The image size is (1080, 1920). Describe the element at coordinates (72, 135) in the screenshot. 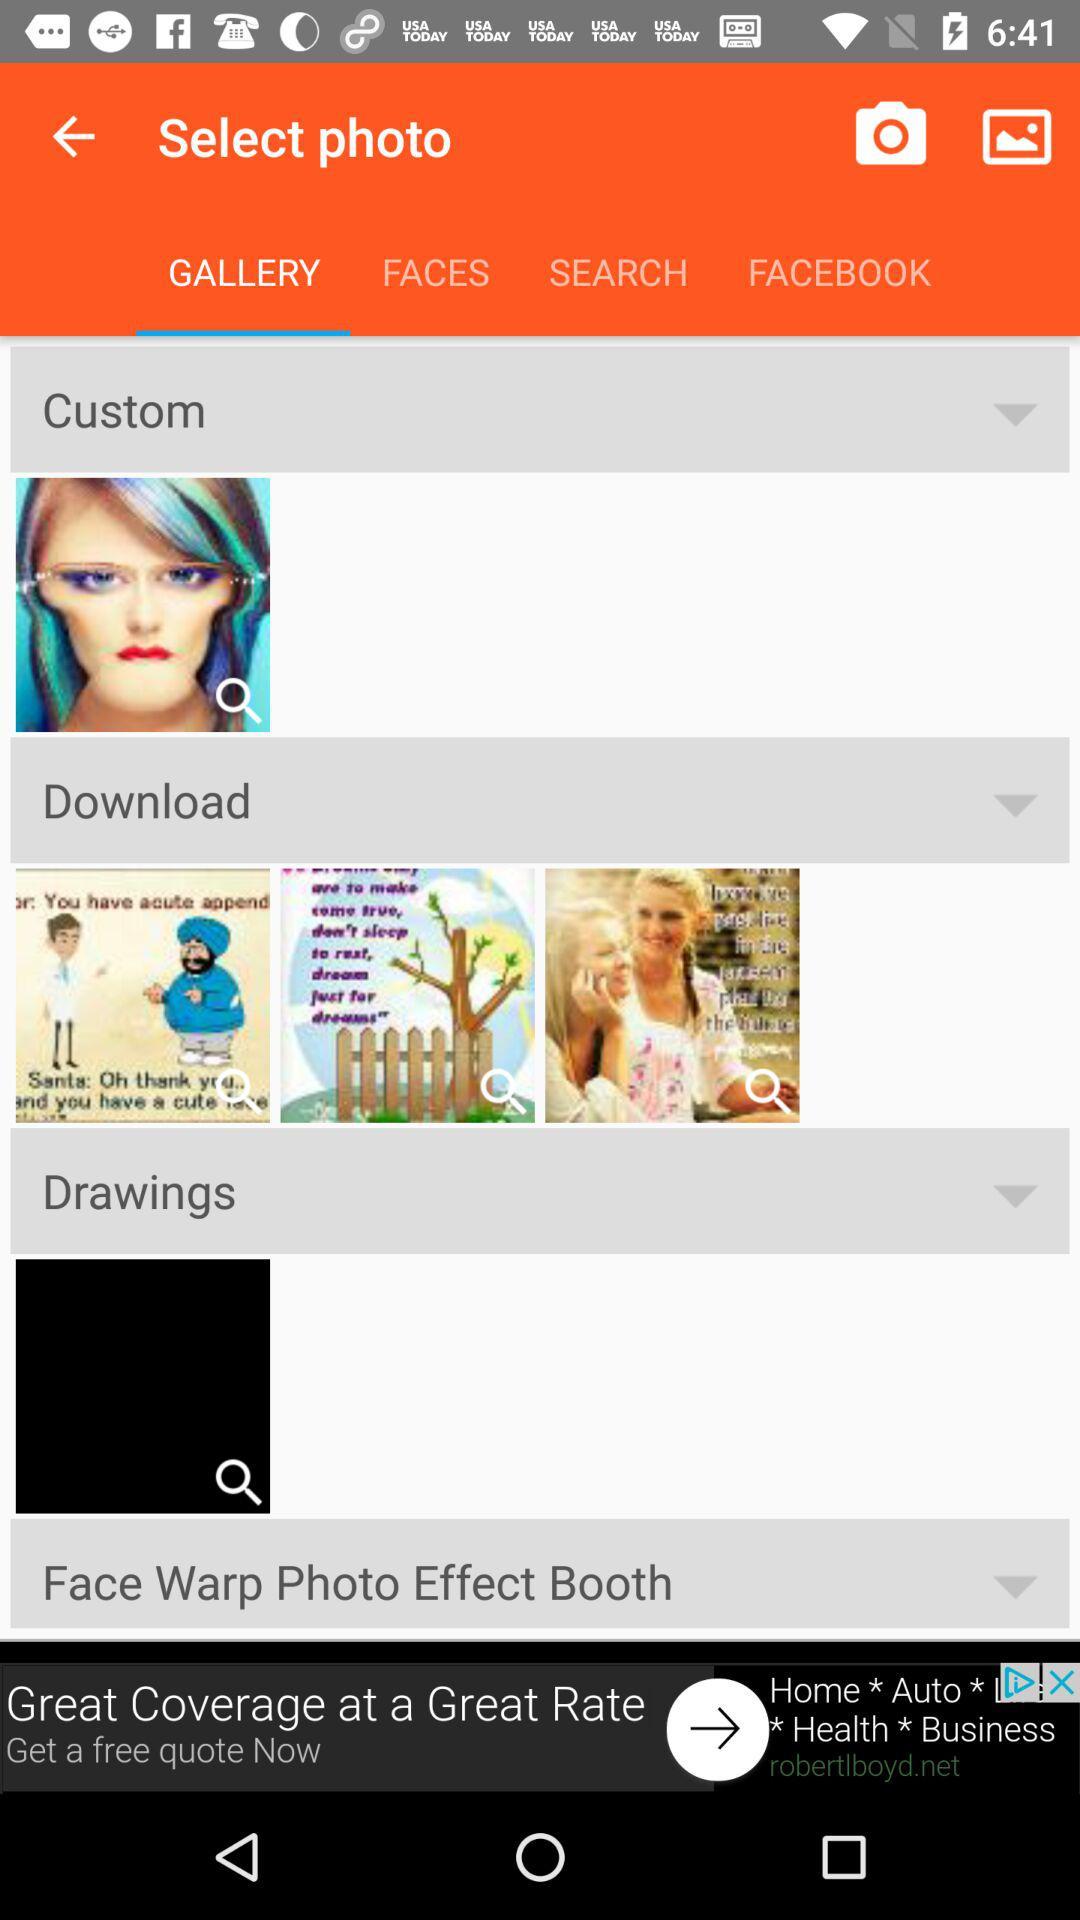

I see `go back` at that location.